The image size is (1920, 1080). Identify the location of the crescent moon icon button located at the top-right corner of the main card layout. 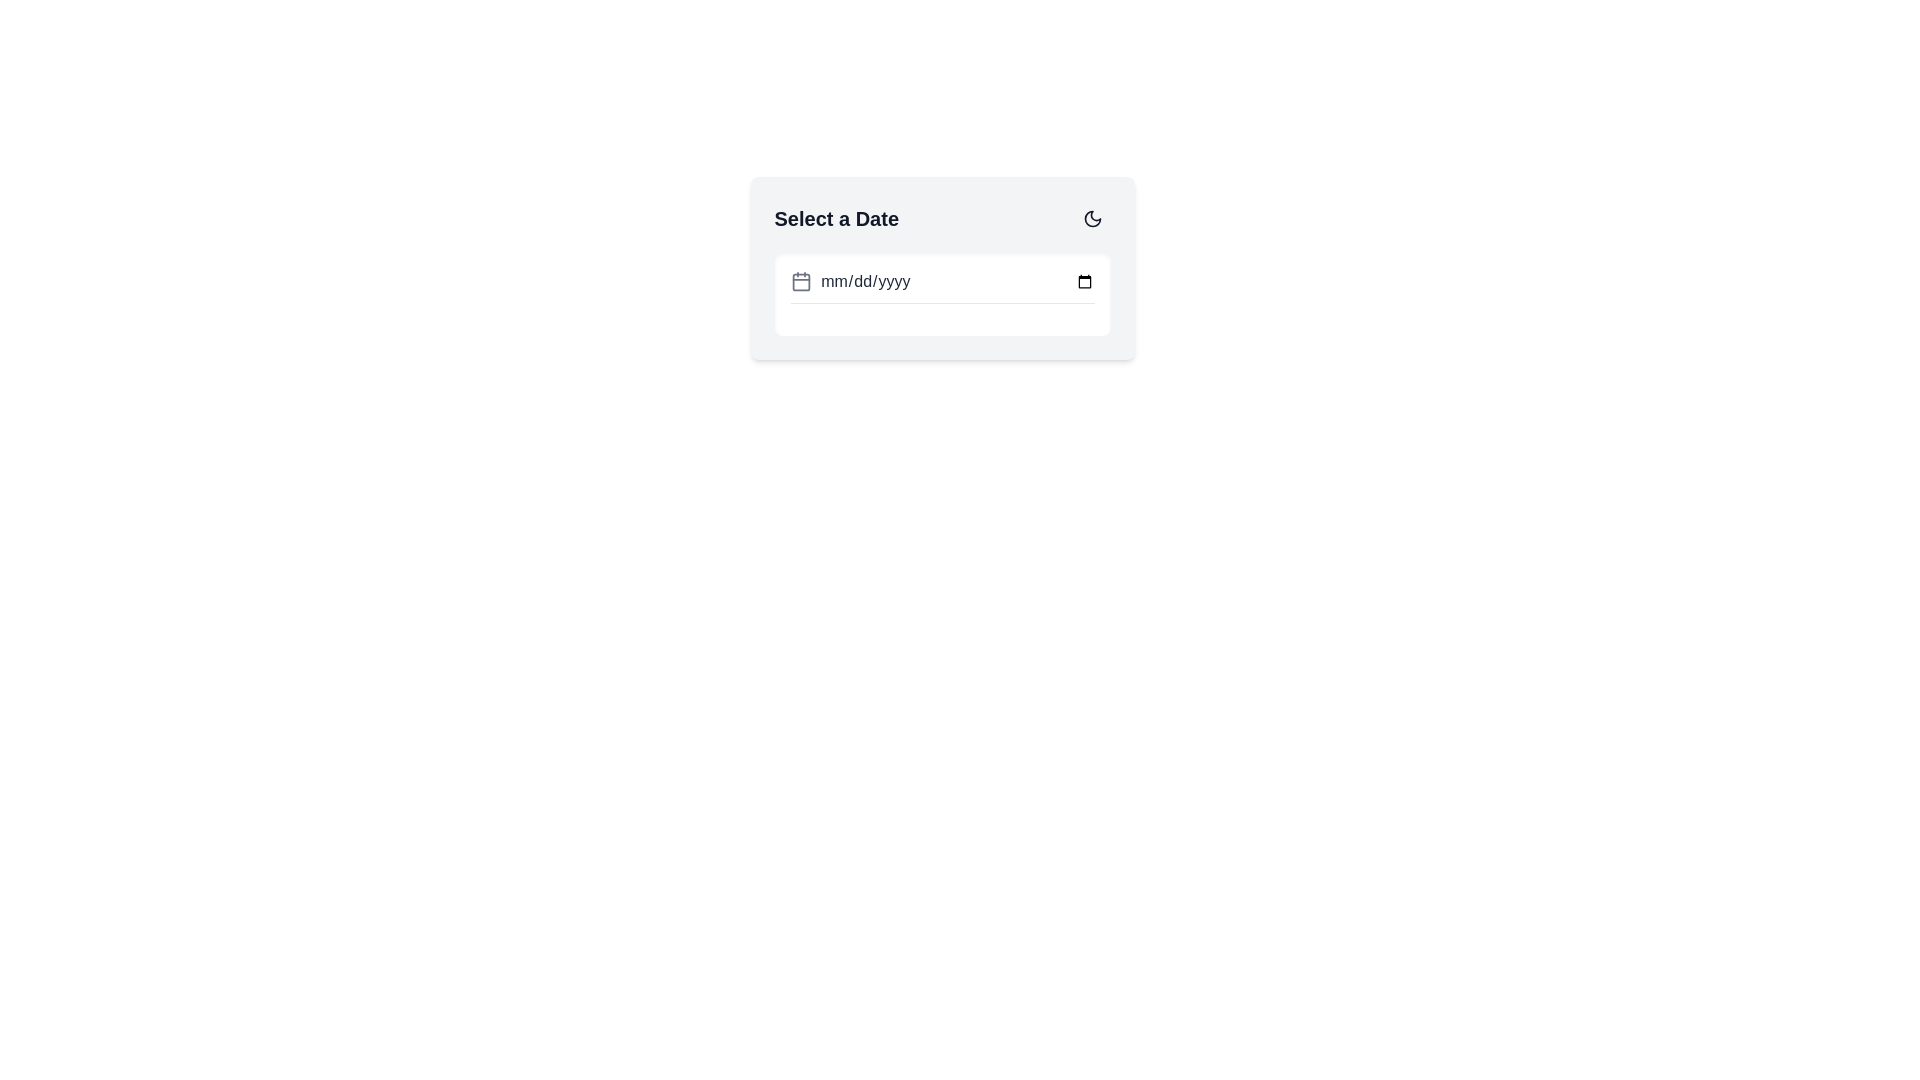
(1091, 219).